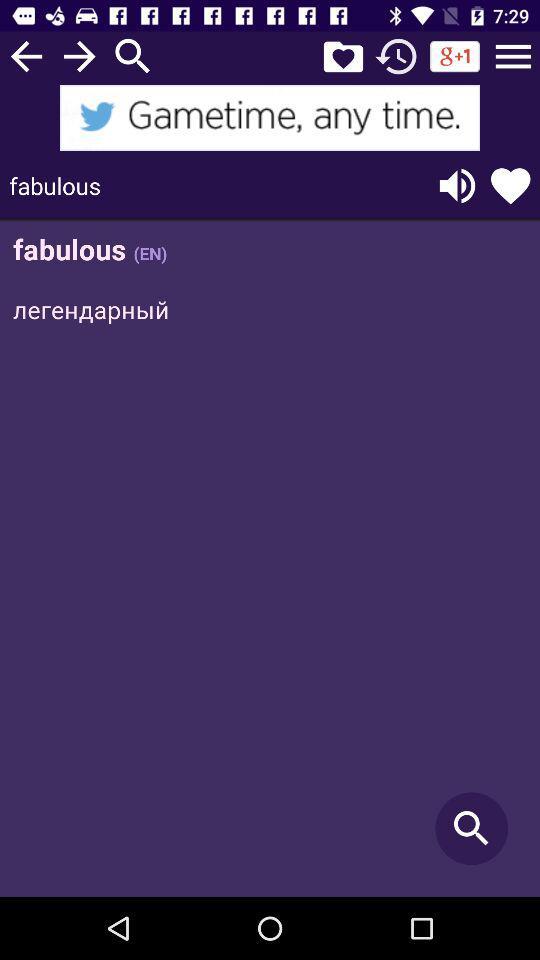 The height and width of the screenshot is (960, 540). Describe the element at coordinates (510, 185) in the screenshot. I see `this word` at that location.